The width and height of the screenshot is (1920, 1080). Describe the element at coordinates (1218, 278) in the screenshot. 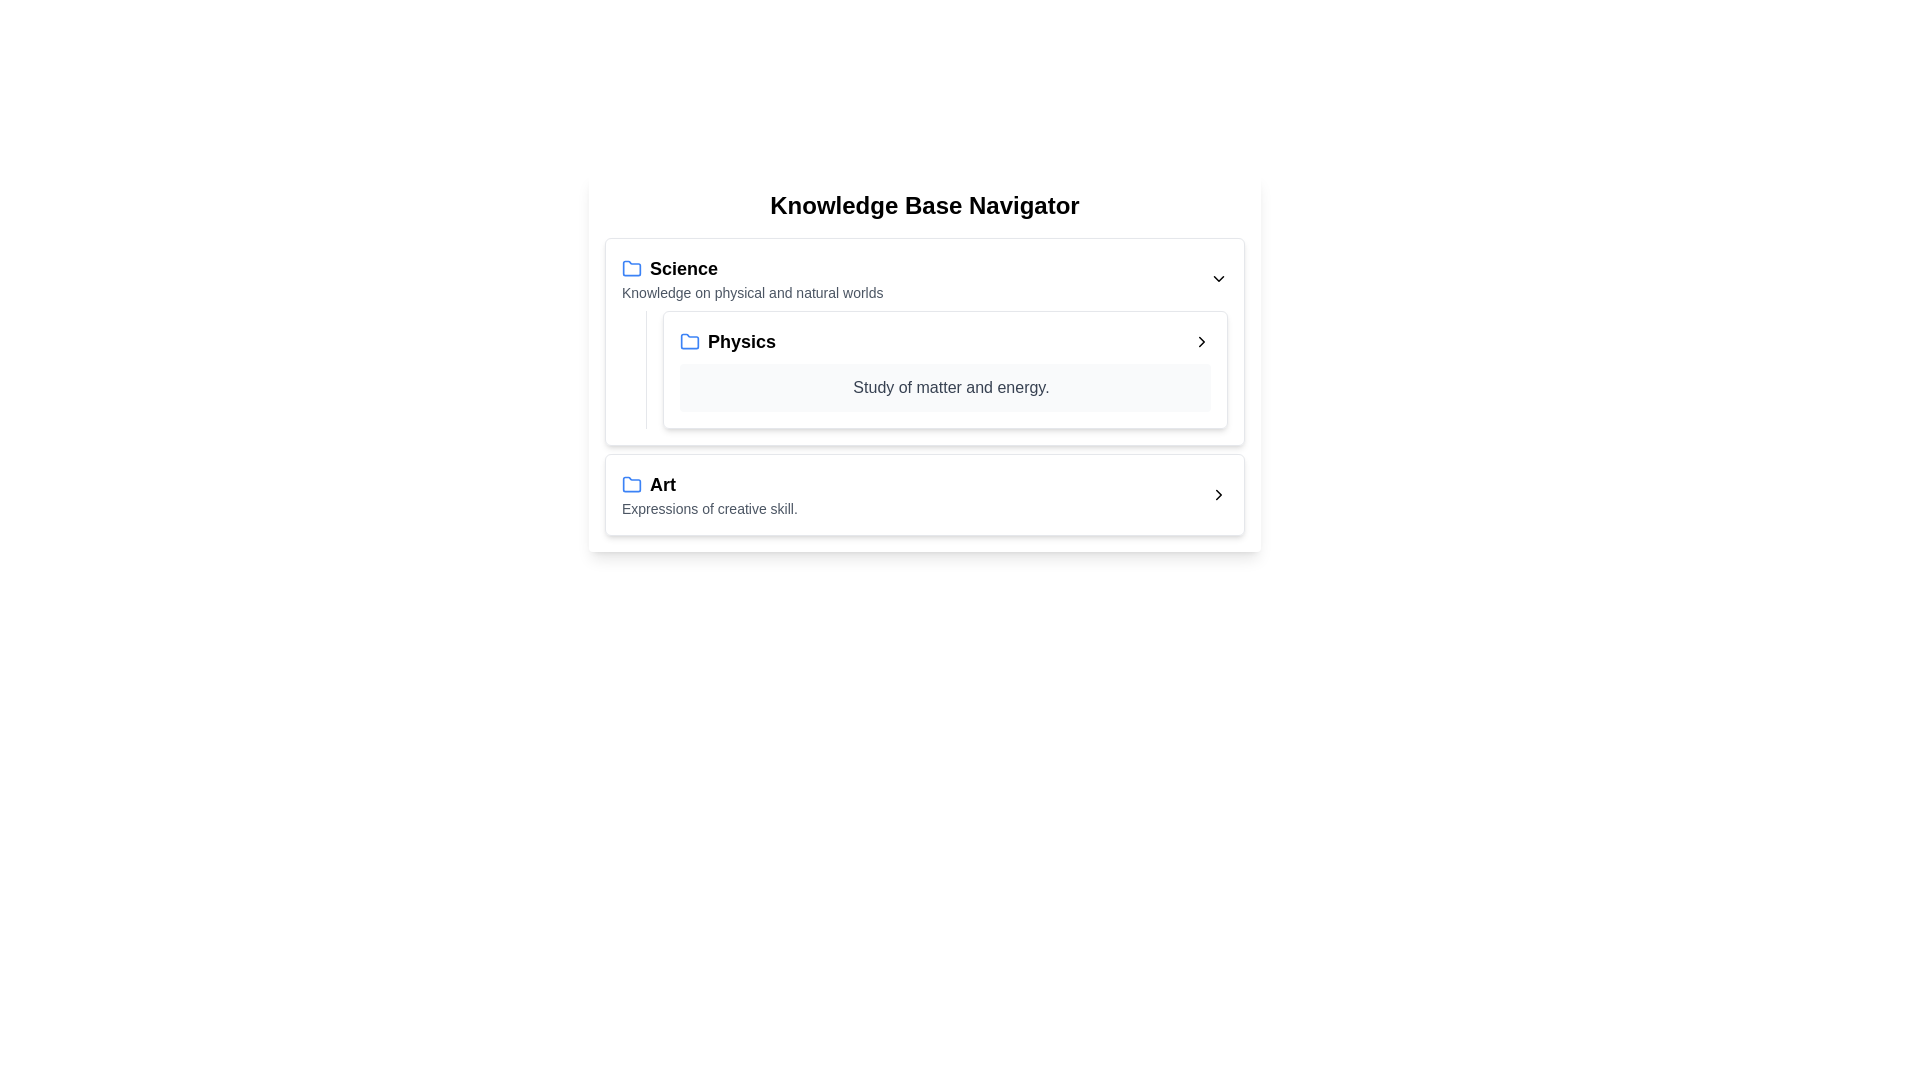

I see `the downward-facing chevron icon with a black outline located in the 'Science' section header` at that location.